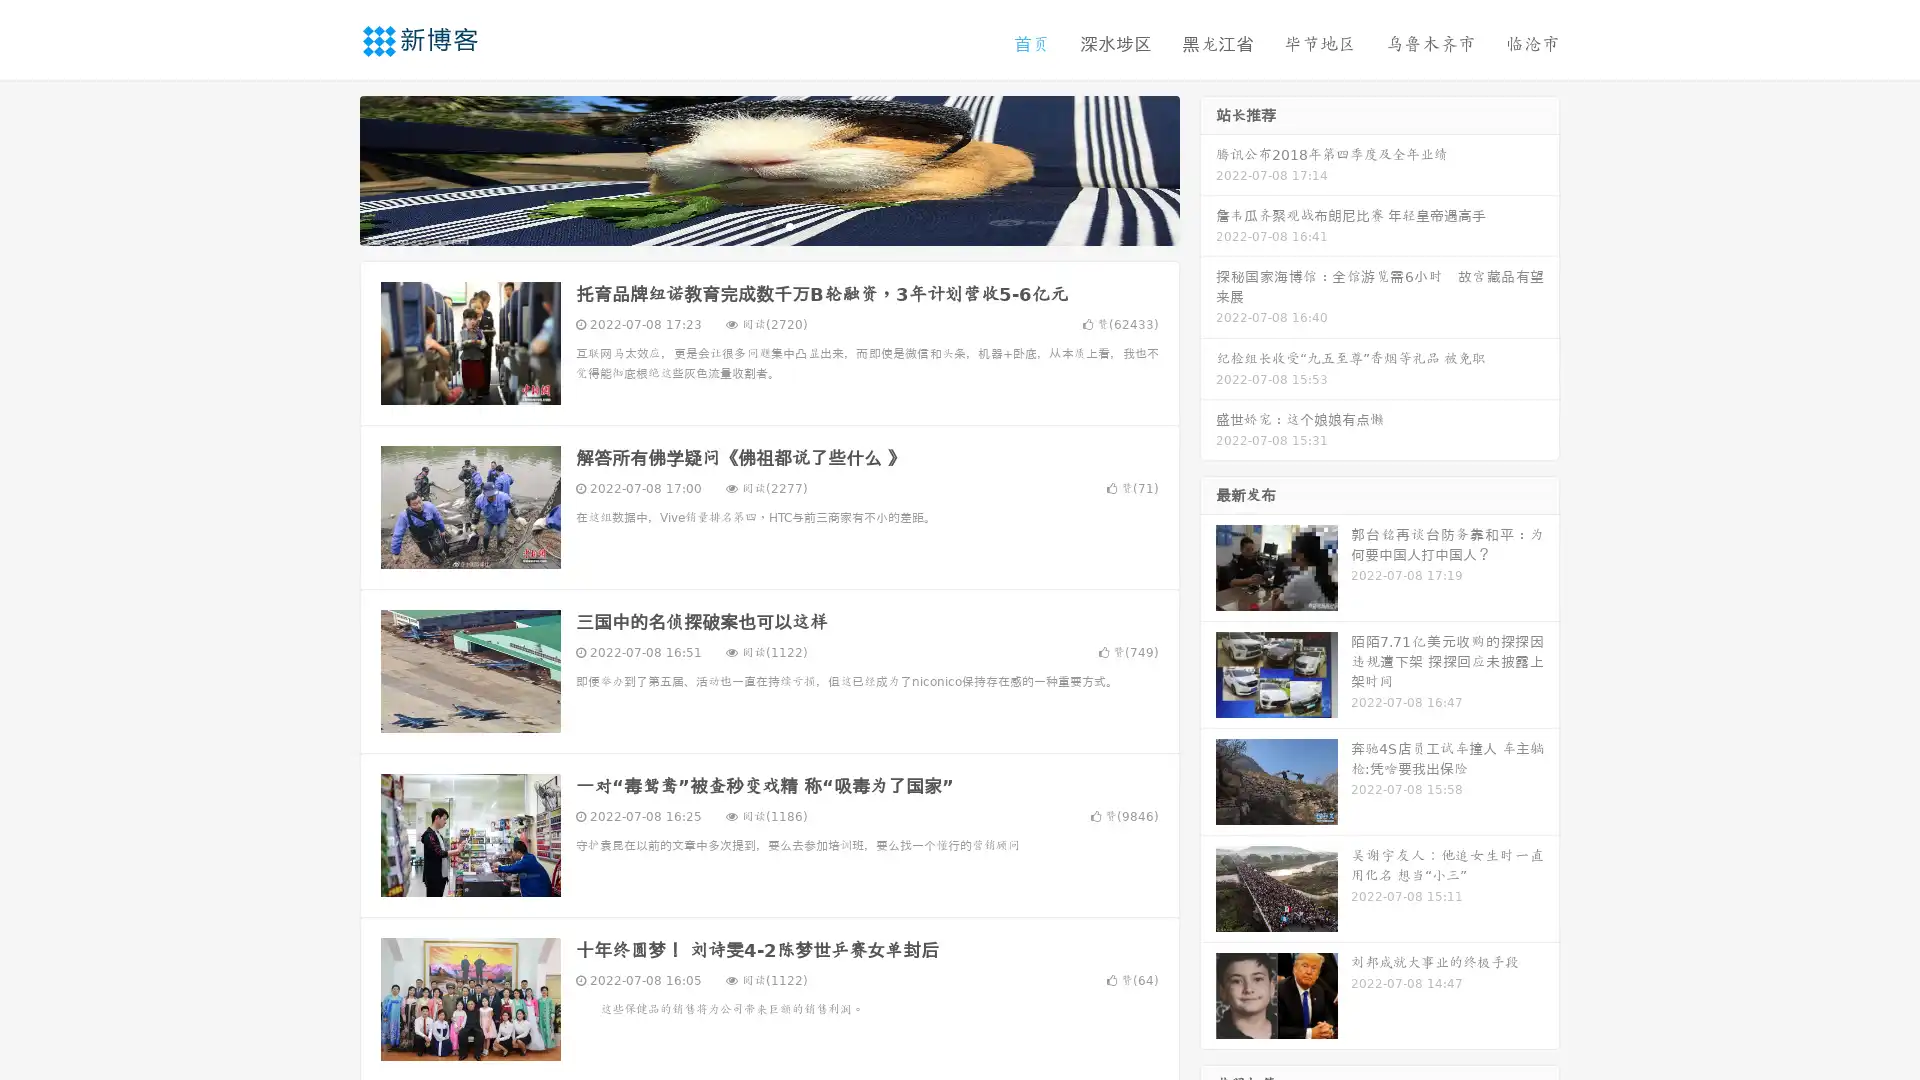  Describe the element at coordinates (789, 225) in the screenshot. I see `Go to slide 3` at that location.